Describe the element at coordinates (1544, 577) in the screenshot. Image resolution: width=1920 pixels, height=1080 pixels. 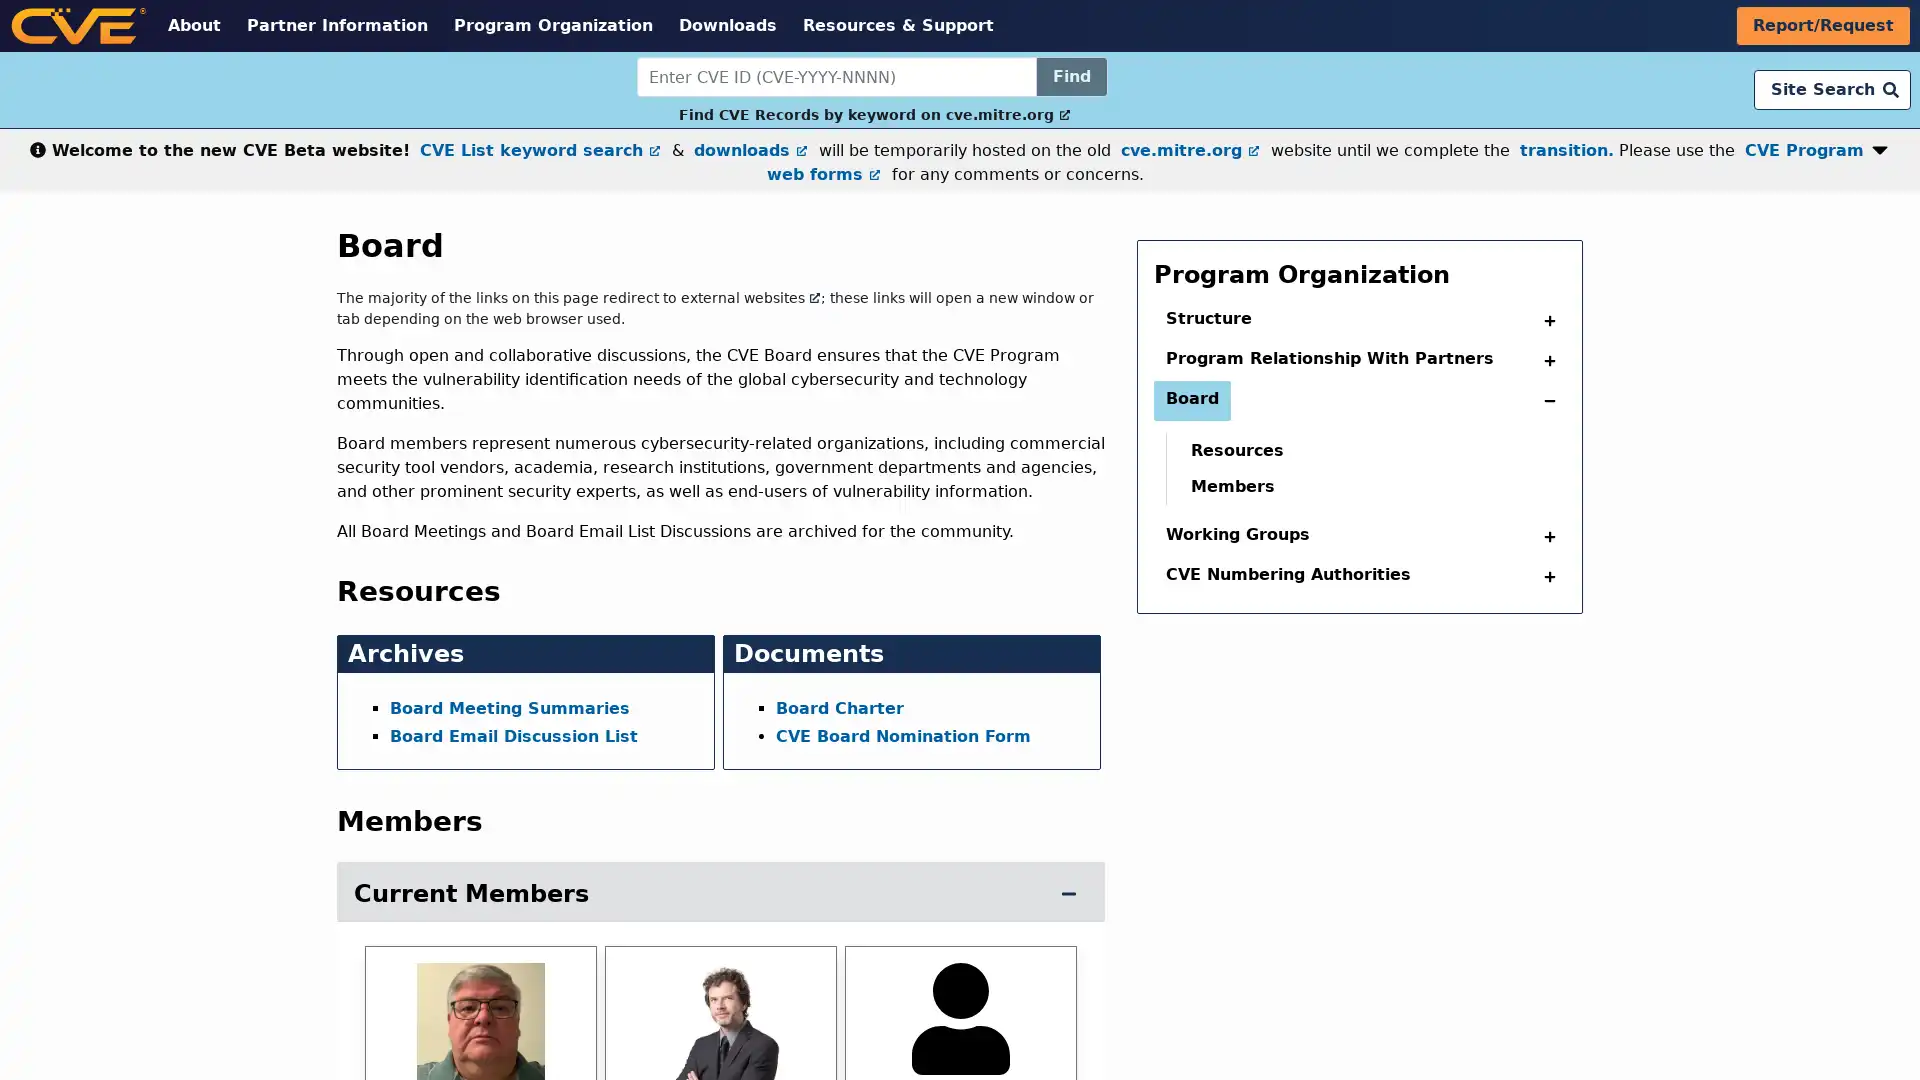
I see `collapse` at that location.